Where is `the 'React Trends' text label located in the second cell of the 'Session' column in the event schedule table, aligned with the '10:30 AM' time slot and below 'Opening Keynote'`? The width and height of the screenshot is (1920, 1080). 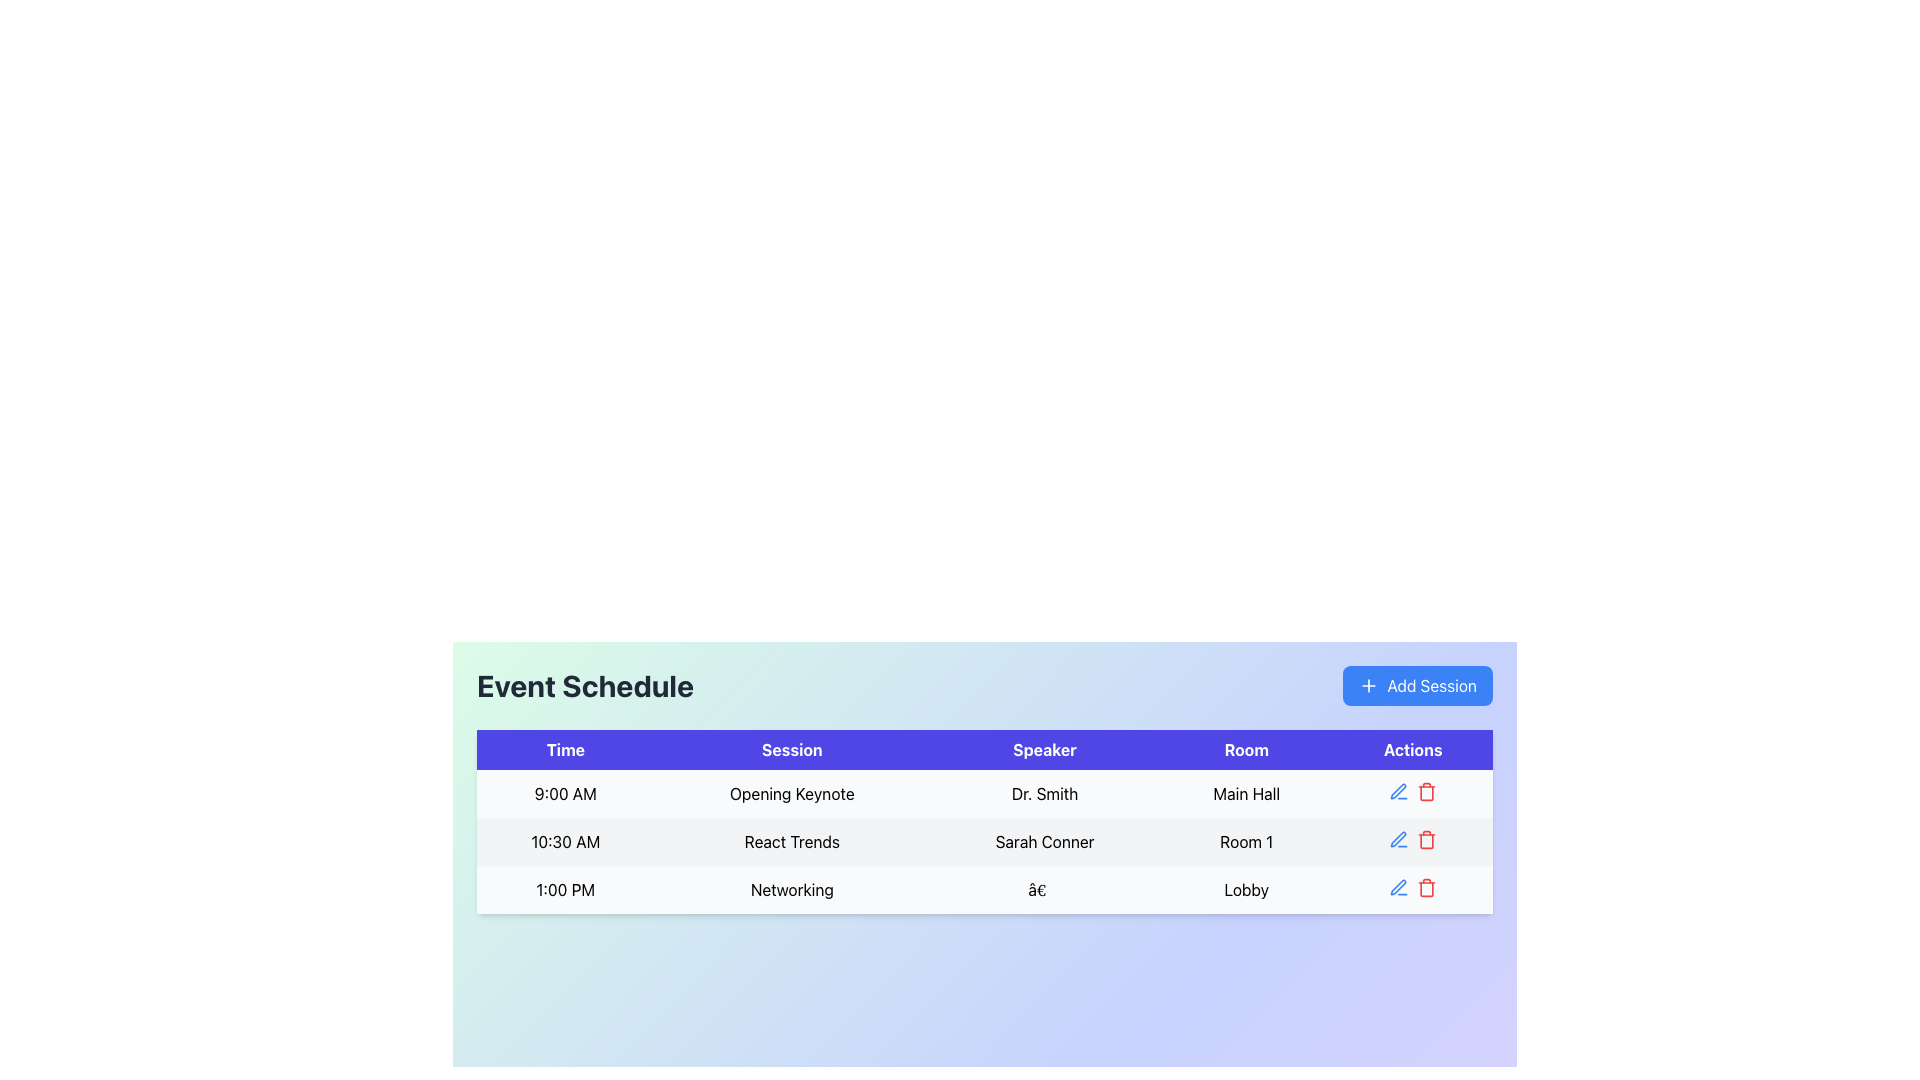 the 'React Trends' text label located in the second cell of the 'Session' column in the event schedule table, aligned with the '10:30 AM' time slot and below 'Opening Keynote' is located at coordinates (791, 841).